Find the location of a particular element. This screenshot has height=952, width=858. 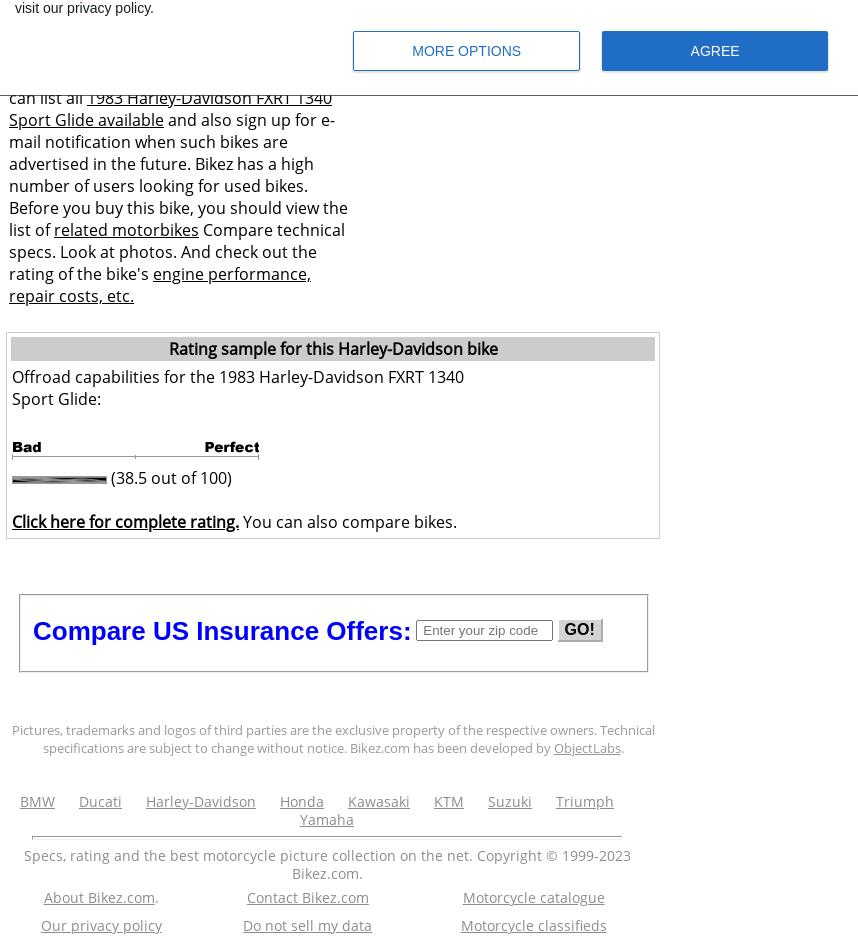

'Yamaha' is located at coordinates (300, 819).